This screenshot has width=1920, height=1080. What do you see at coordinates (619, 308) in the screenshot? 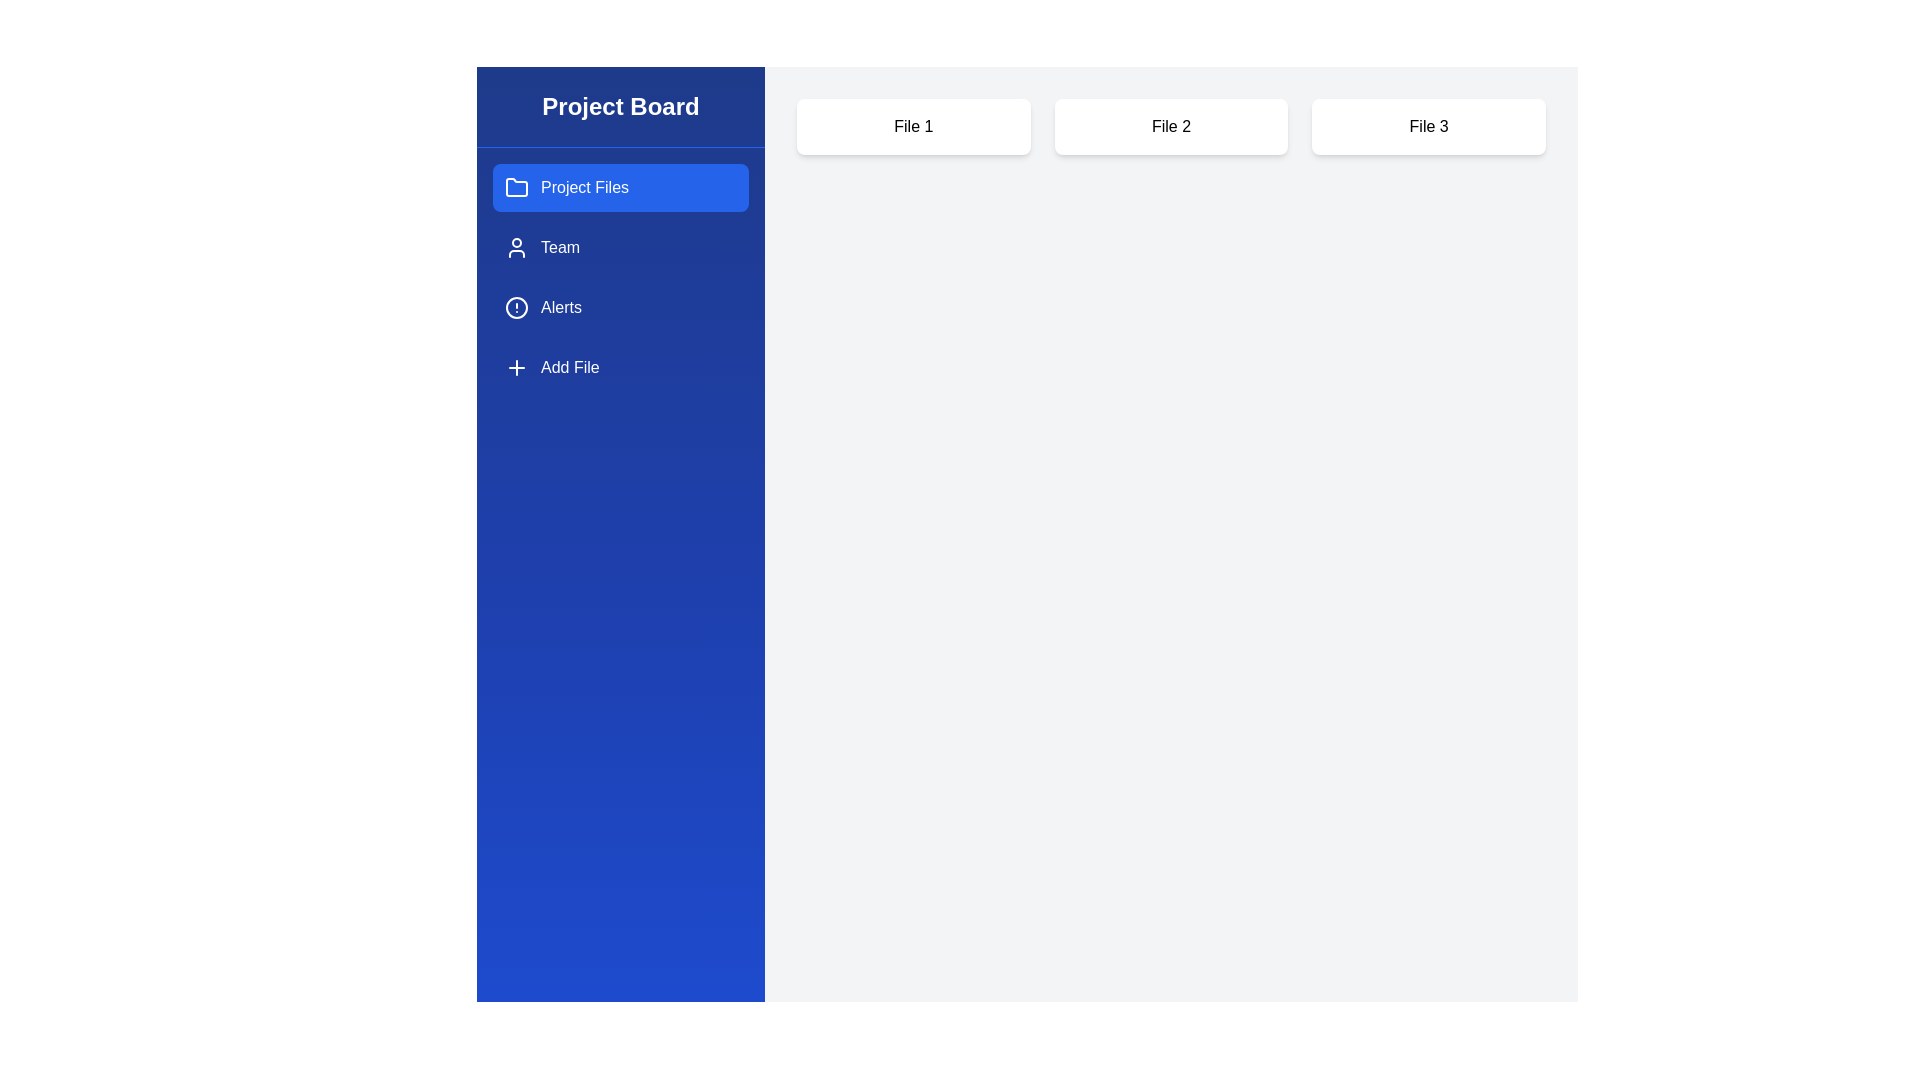
I see `the notifications button located in the sidebar, which is the third button in the vertical list` at bounding box center [619, 308].